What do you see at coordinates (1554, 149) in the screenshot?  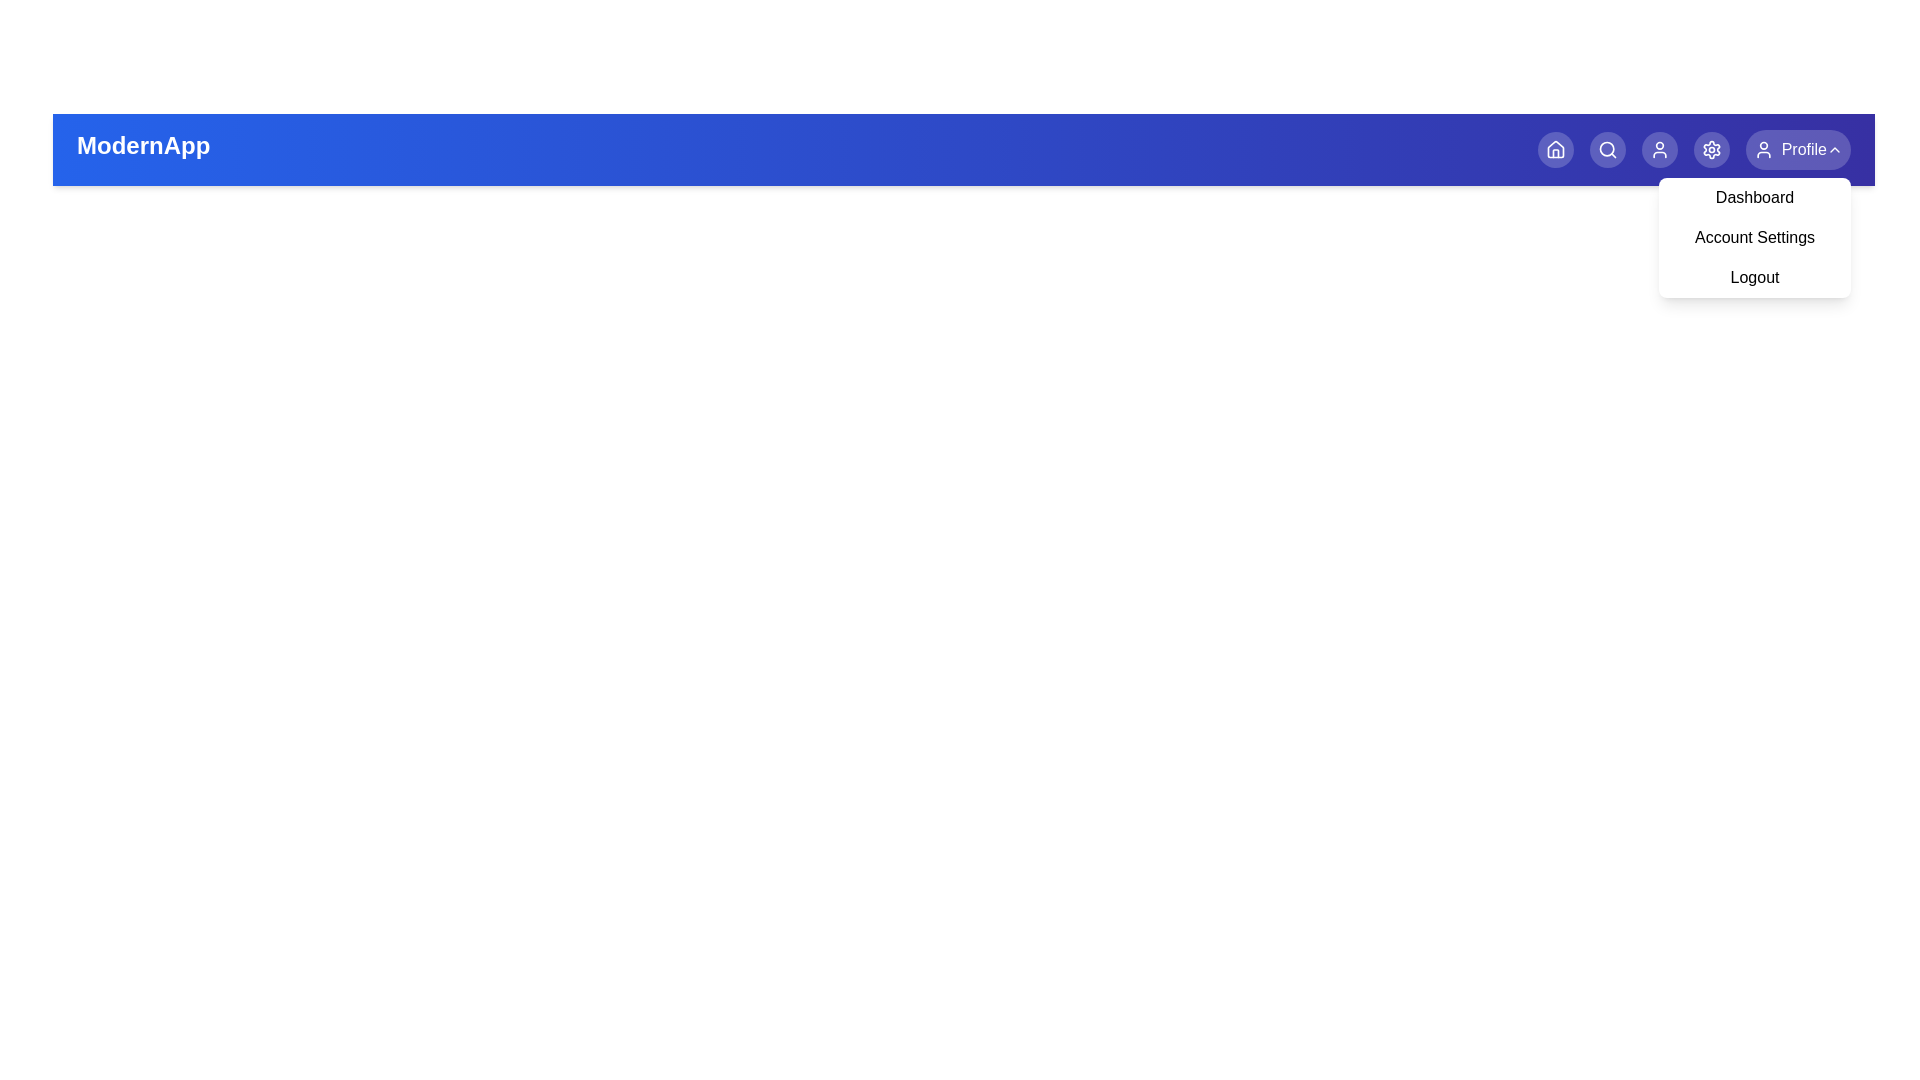 I see `the icon button corresponding to Home` at bounding box center [1554, 149].